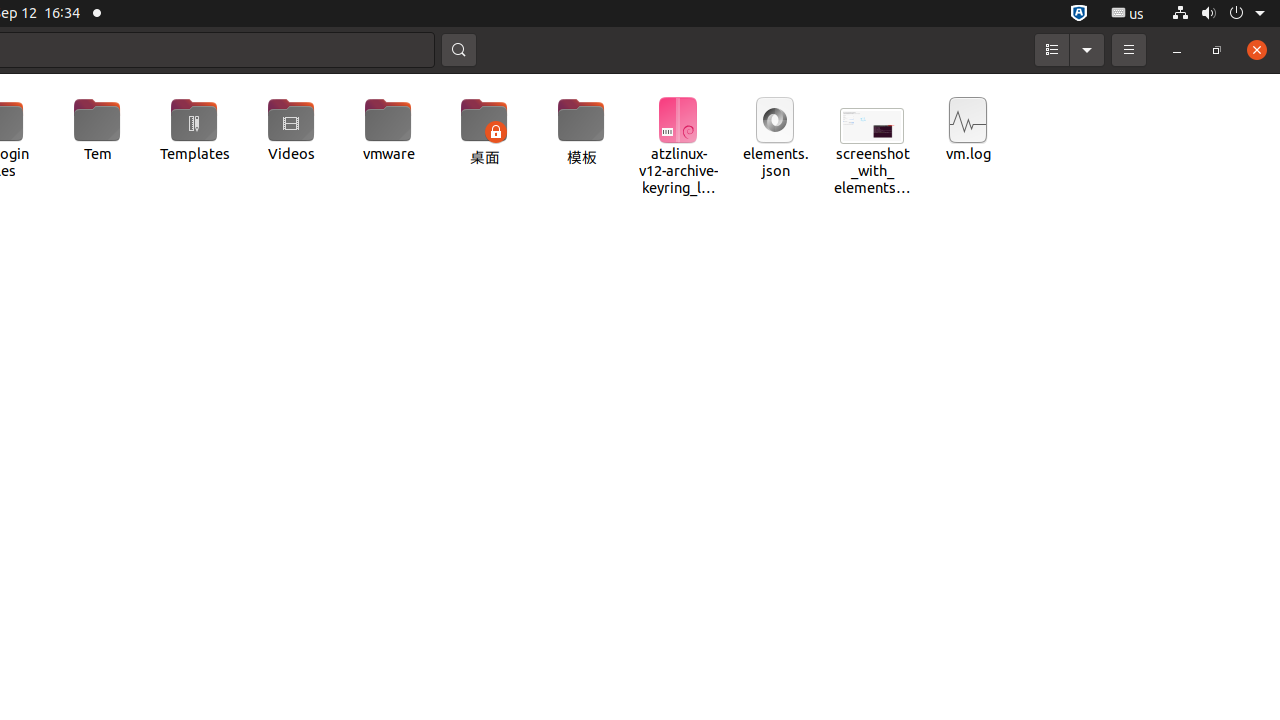 The width and height of the screenshot is (1280, 720). I want to click on '模板', so click(580, 132).